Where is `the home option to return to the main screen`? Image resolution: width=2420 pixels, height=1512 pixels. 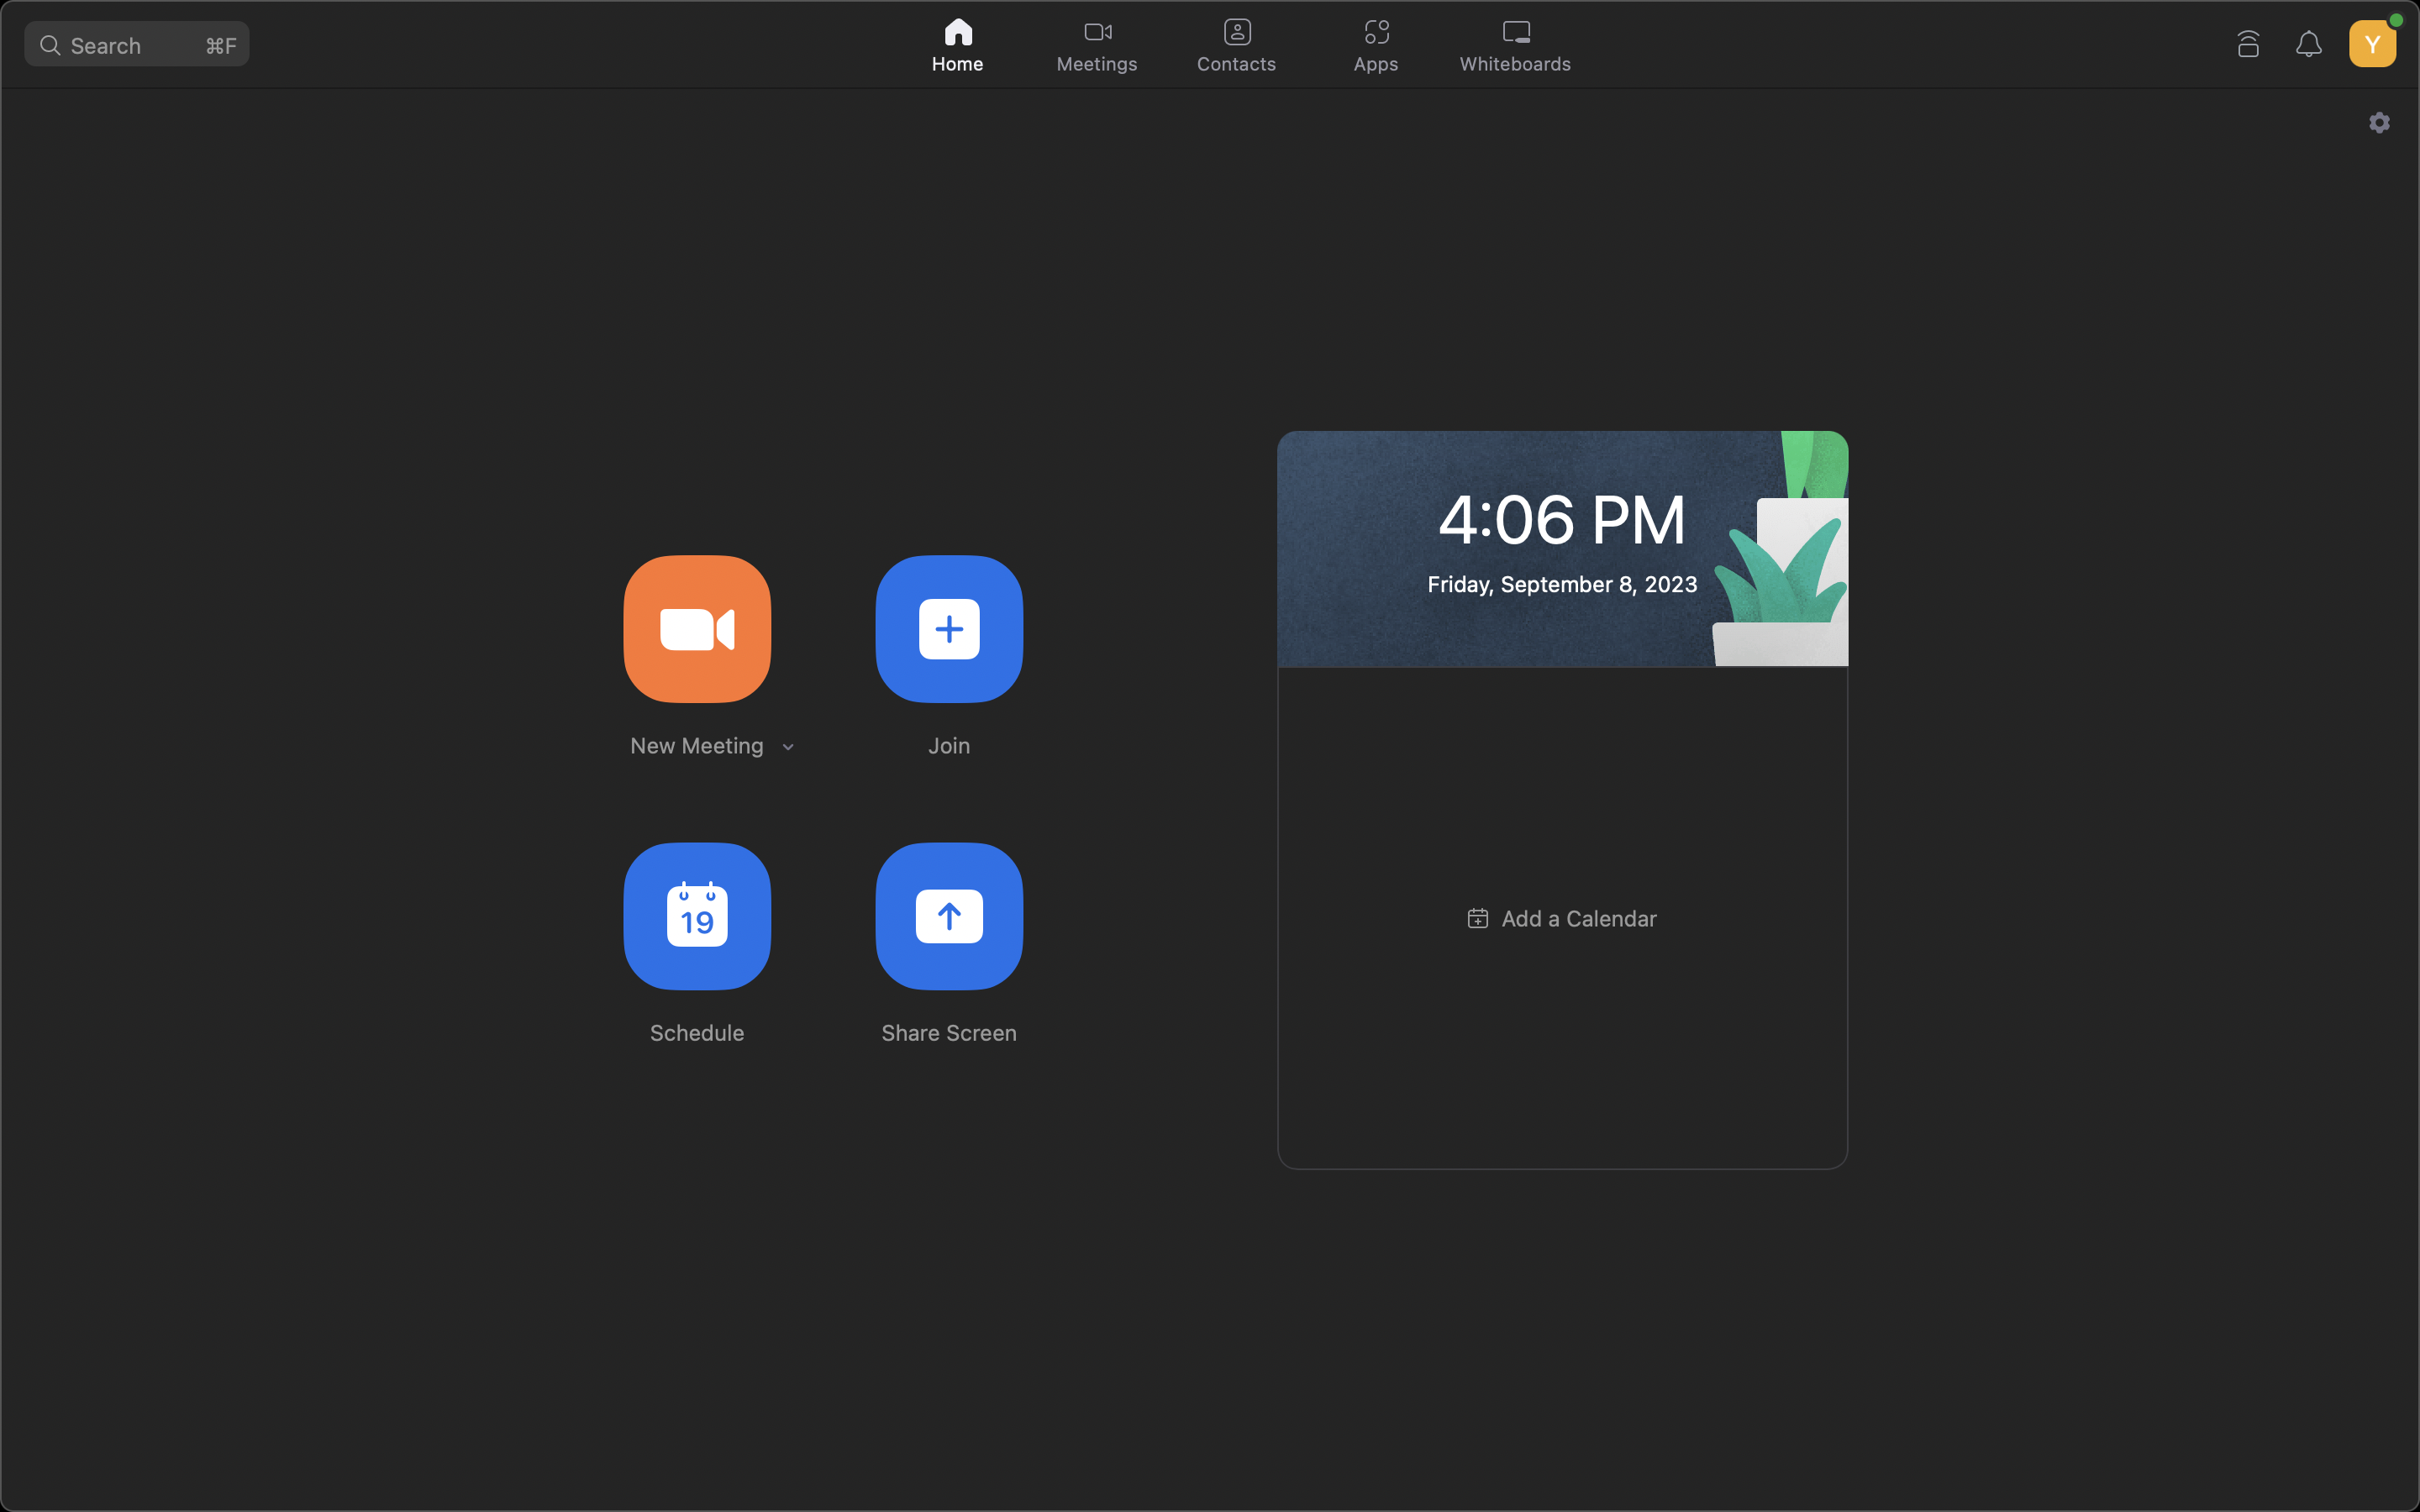
the home option to return to the main screen is located at coordinates (959, 41).